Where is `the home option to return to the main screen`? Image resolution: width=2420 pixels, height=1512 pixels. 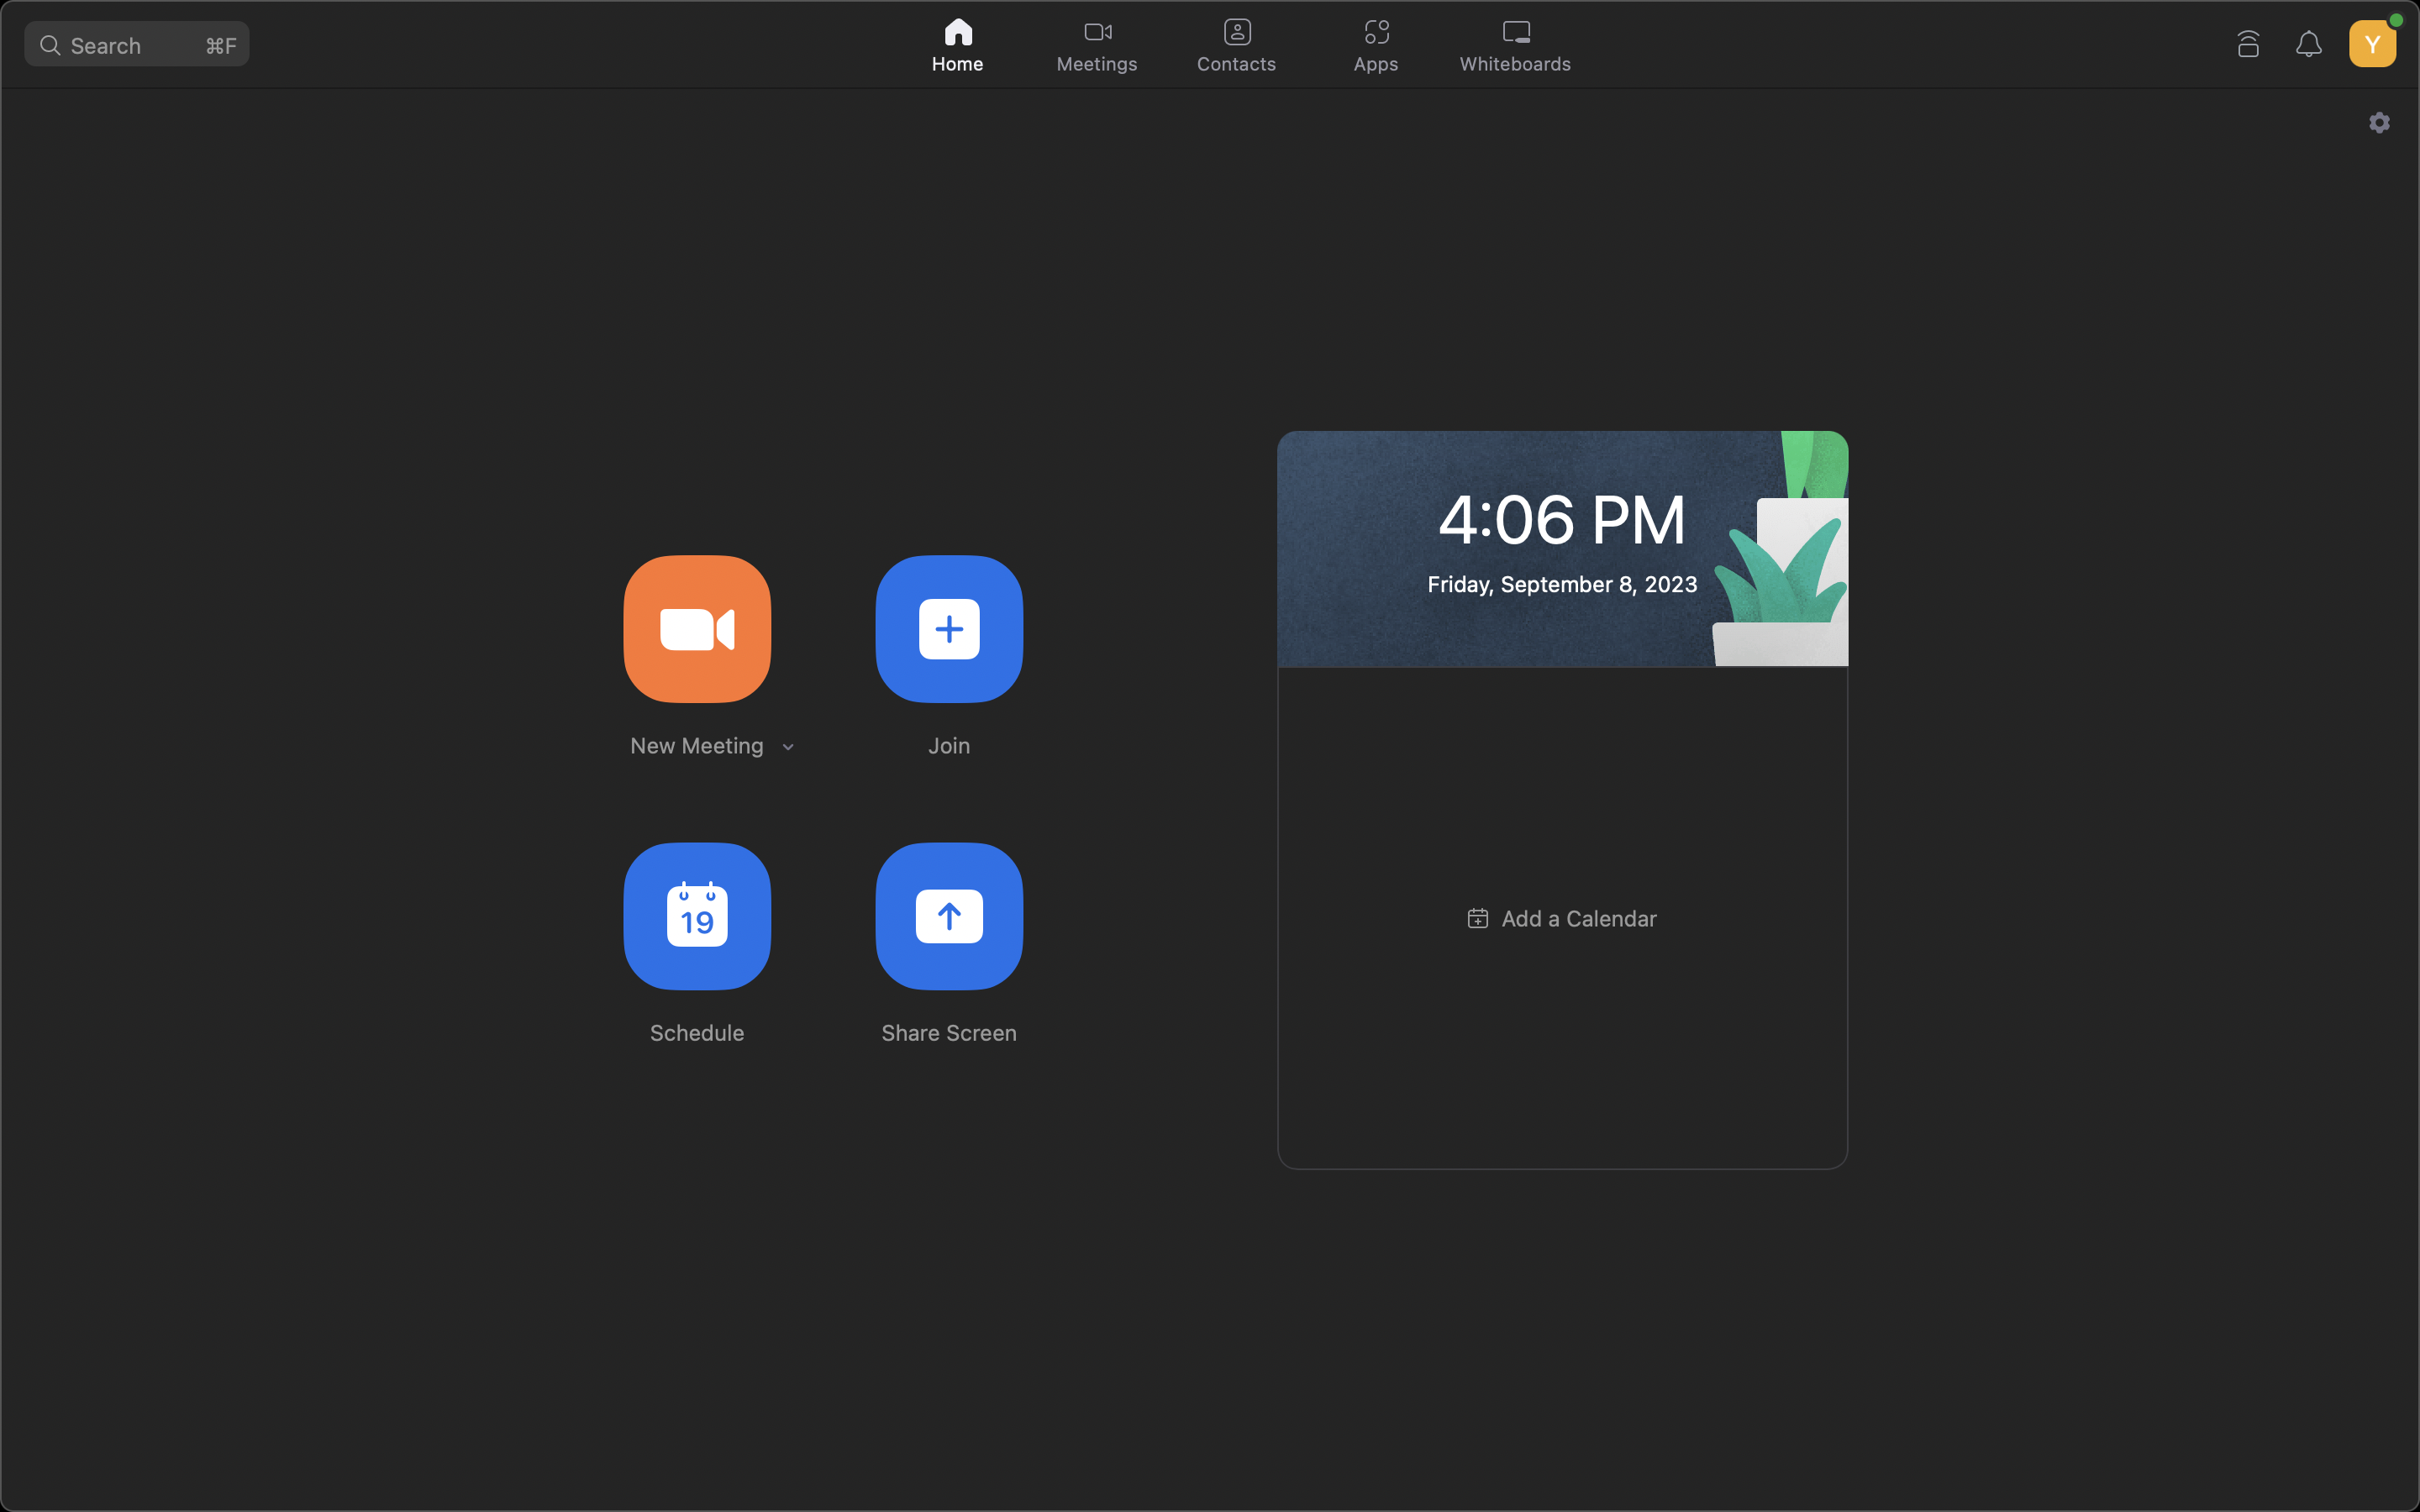
the home option to return to the main screen is located at coordinates (959, 41).